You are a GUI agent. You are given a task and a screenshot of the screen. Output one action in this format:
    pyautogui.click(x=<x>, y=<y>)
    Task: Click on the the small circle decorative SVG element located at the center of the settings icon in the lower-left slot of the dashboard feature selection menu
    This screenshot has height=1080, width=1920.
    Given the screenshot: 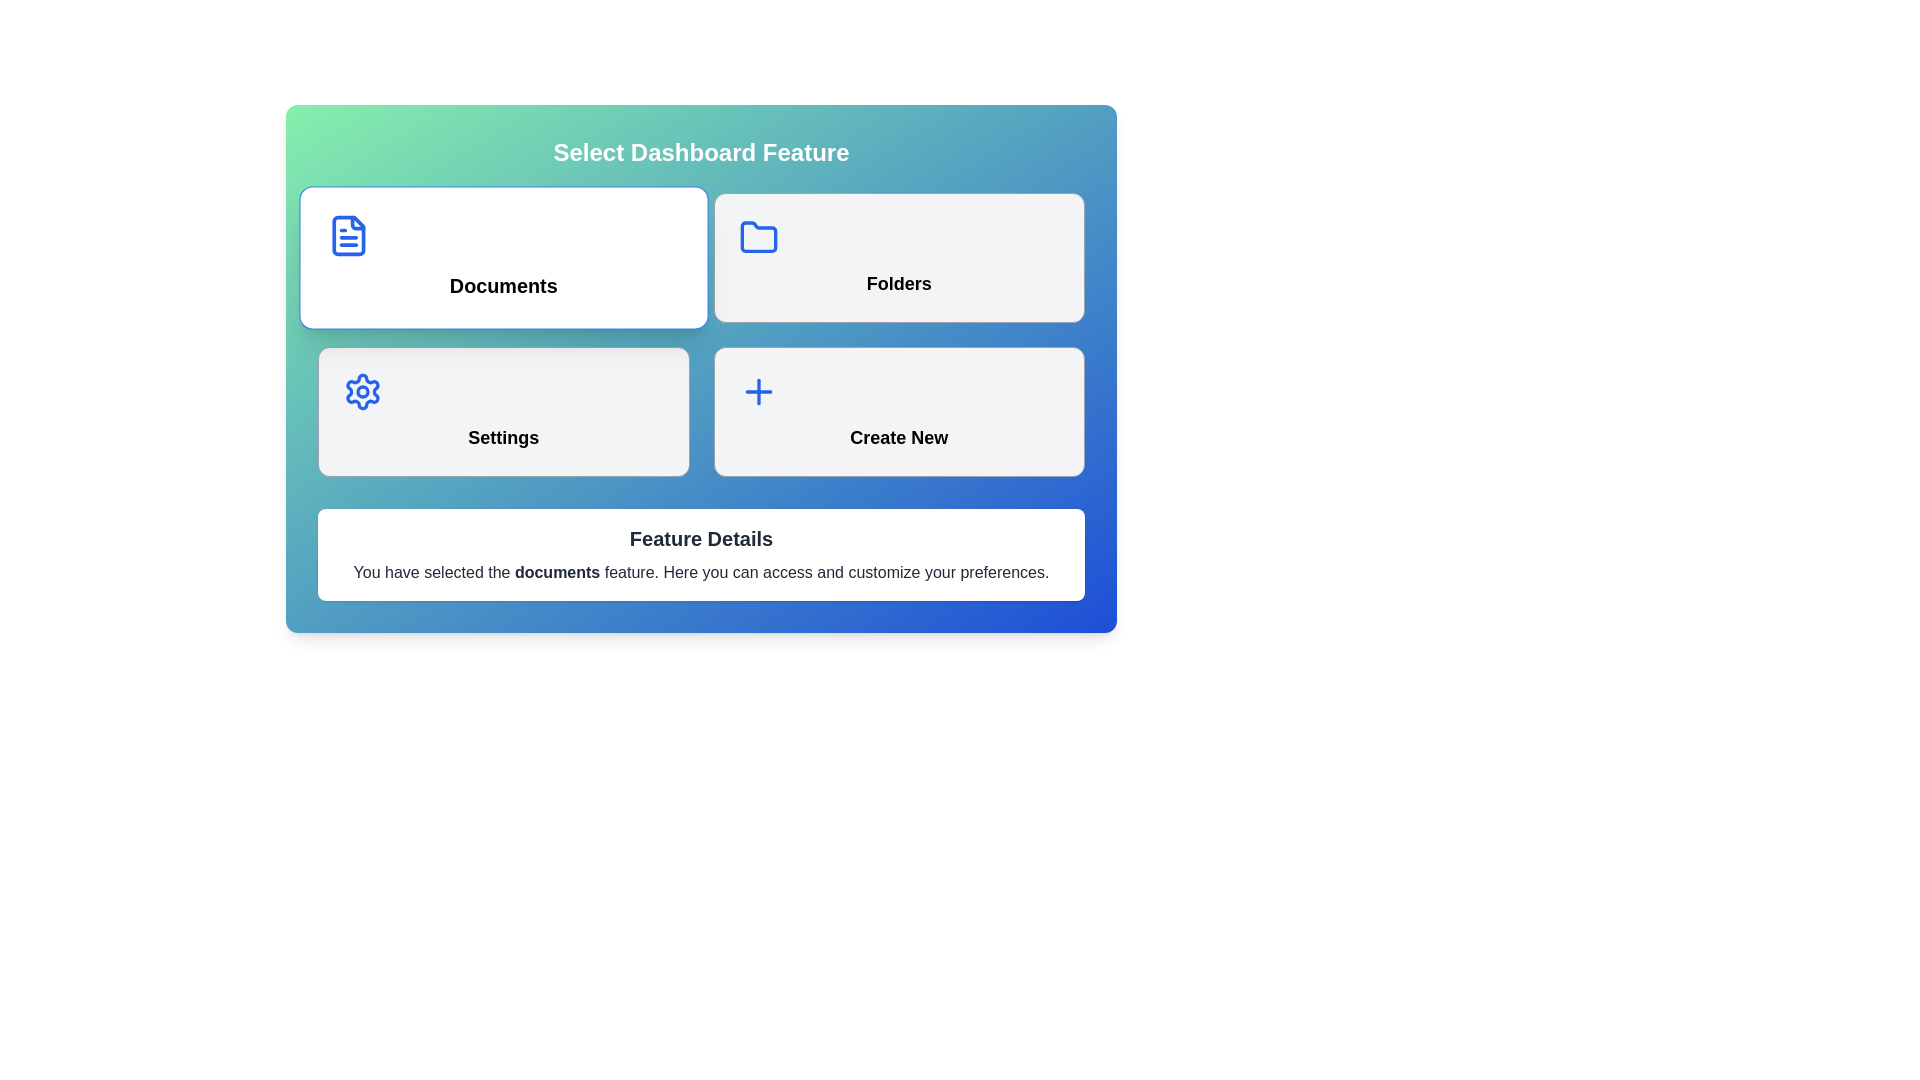 What is the action you would take?
    pyautogui.click(x=363, y=392)
    